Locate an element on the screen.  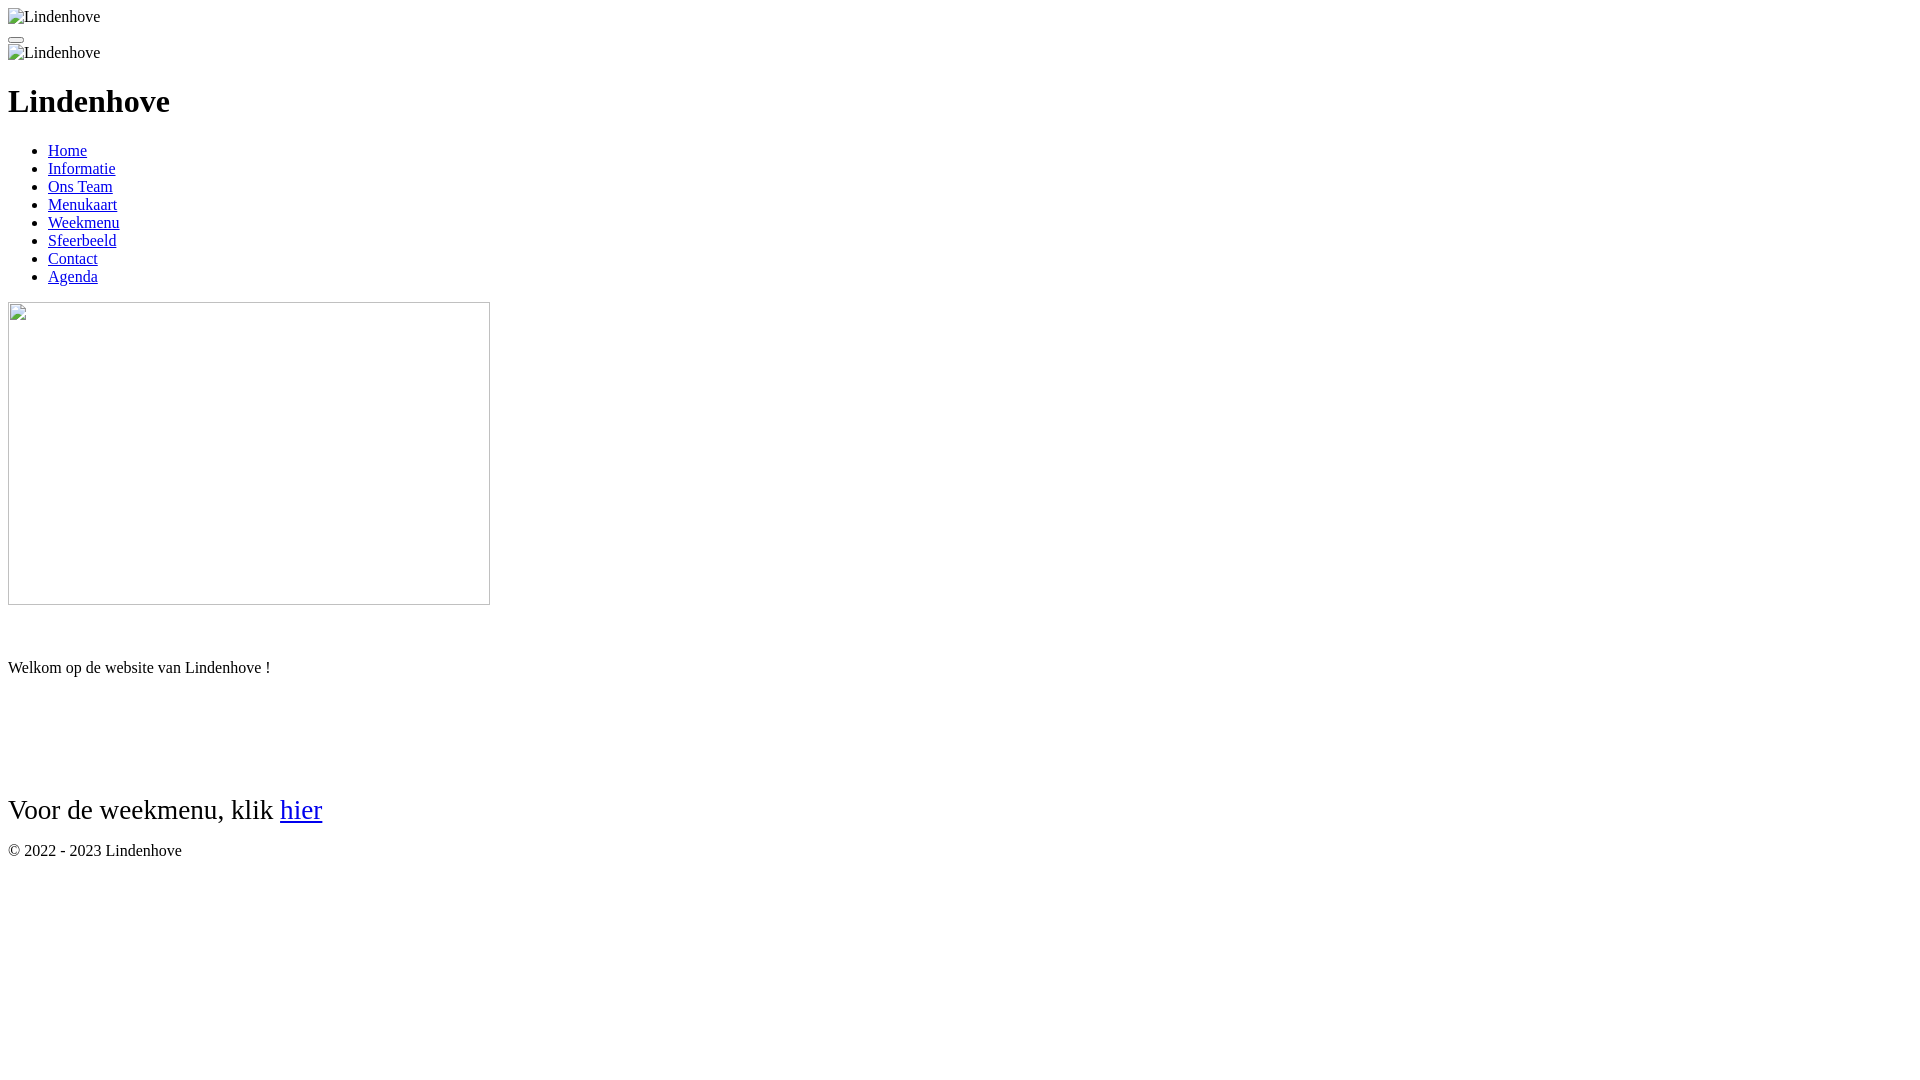
'Lindenhove' is located at coordinates (53, 16).